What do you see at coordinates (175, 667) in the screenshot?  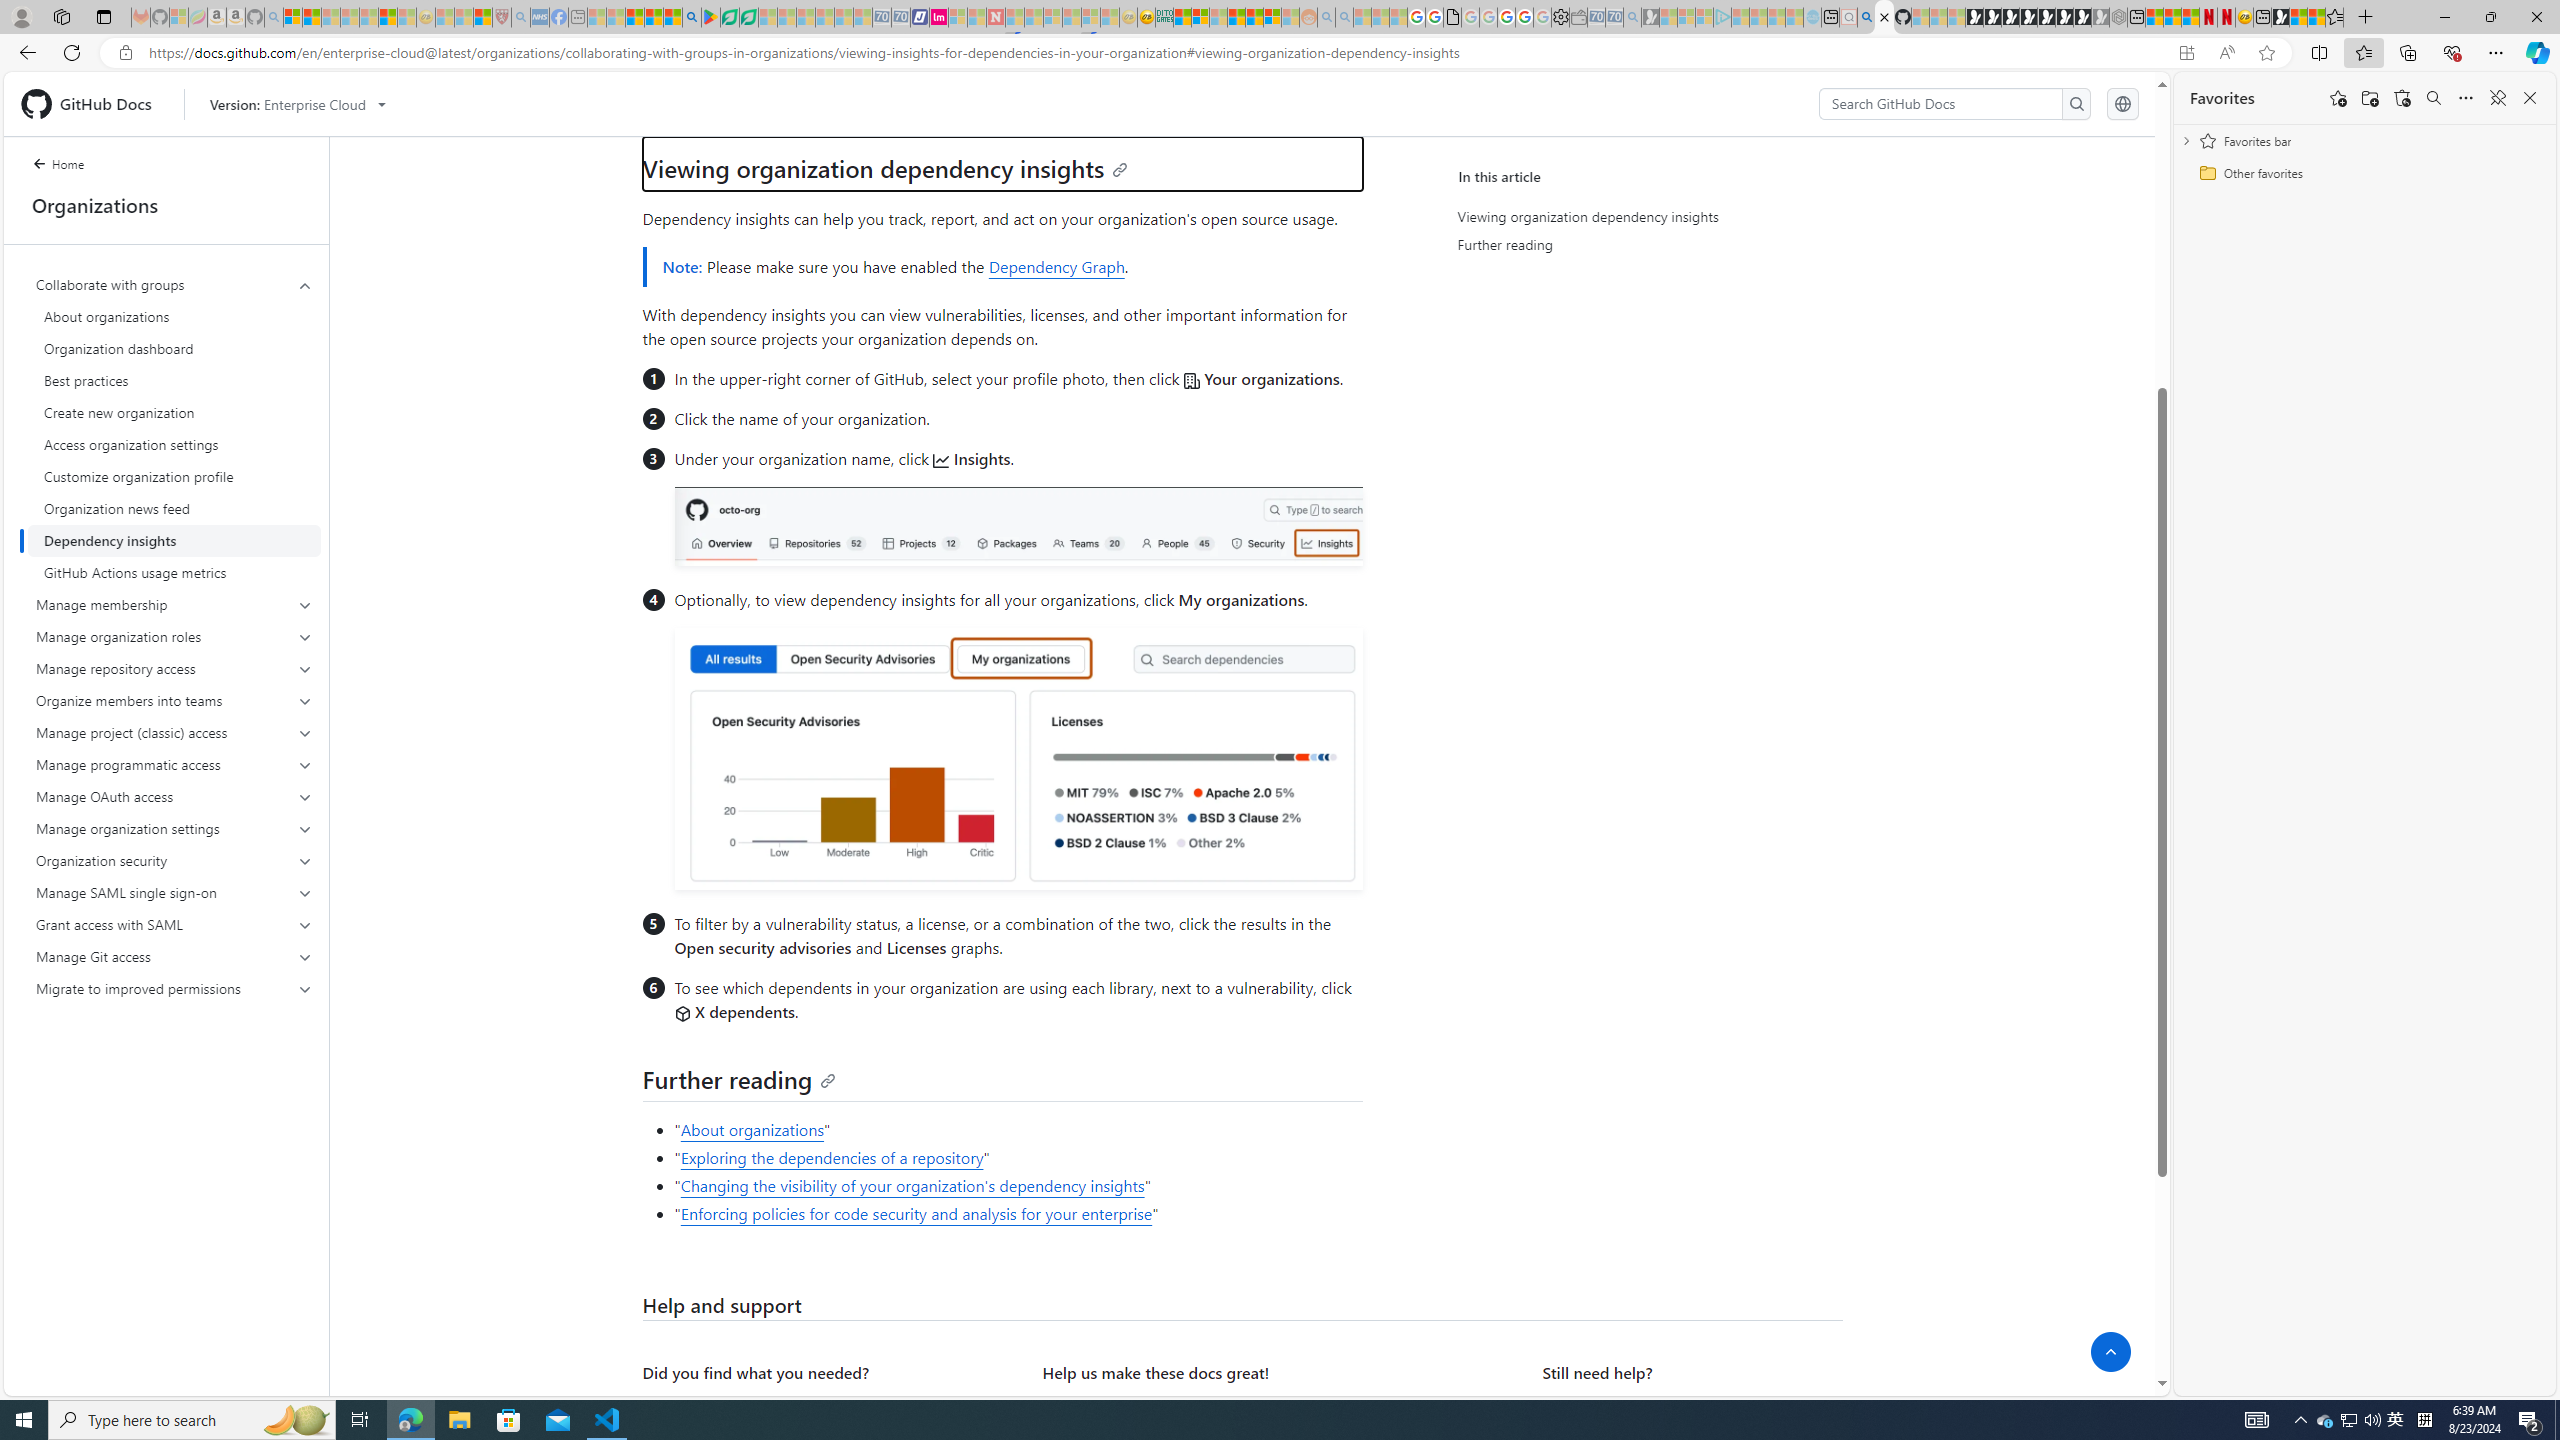 I see `'Manage repository access'` at bounding box center [175, 667].